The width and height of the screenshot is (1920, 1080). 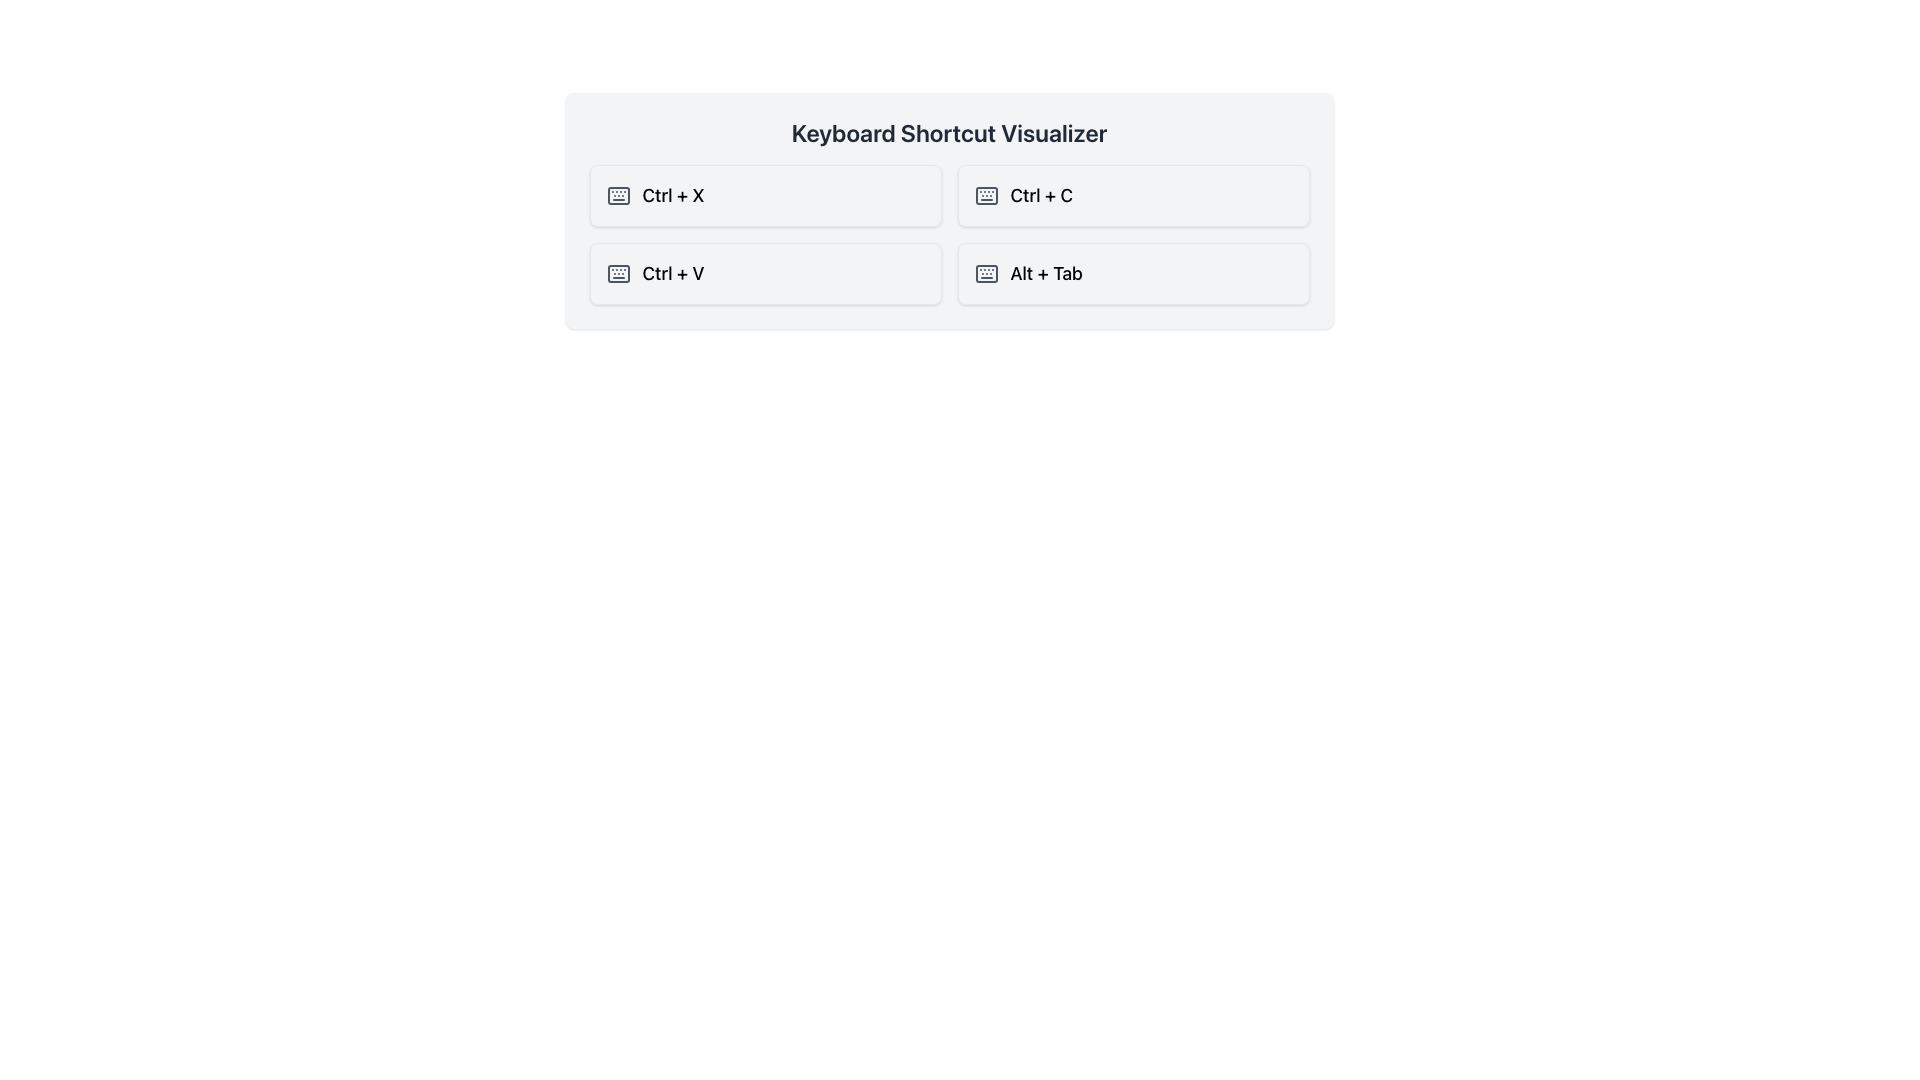 What do you see at coordinates (617, 273) in the screenshot?
I see `the keyboard icon located to the left of the 'Ctrl + V' text in the selectable list item` at bounding box center [617, 273].